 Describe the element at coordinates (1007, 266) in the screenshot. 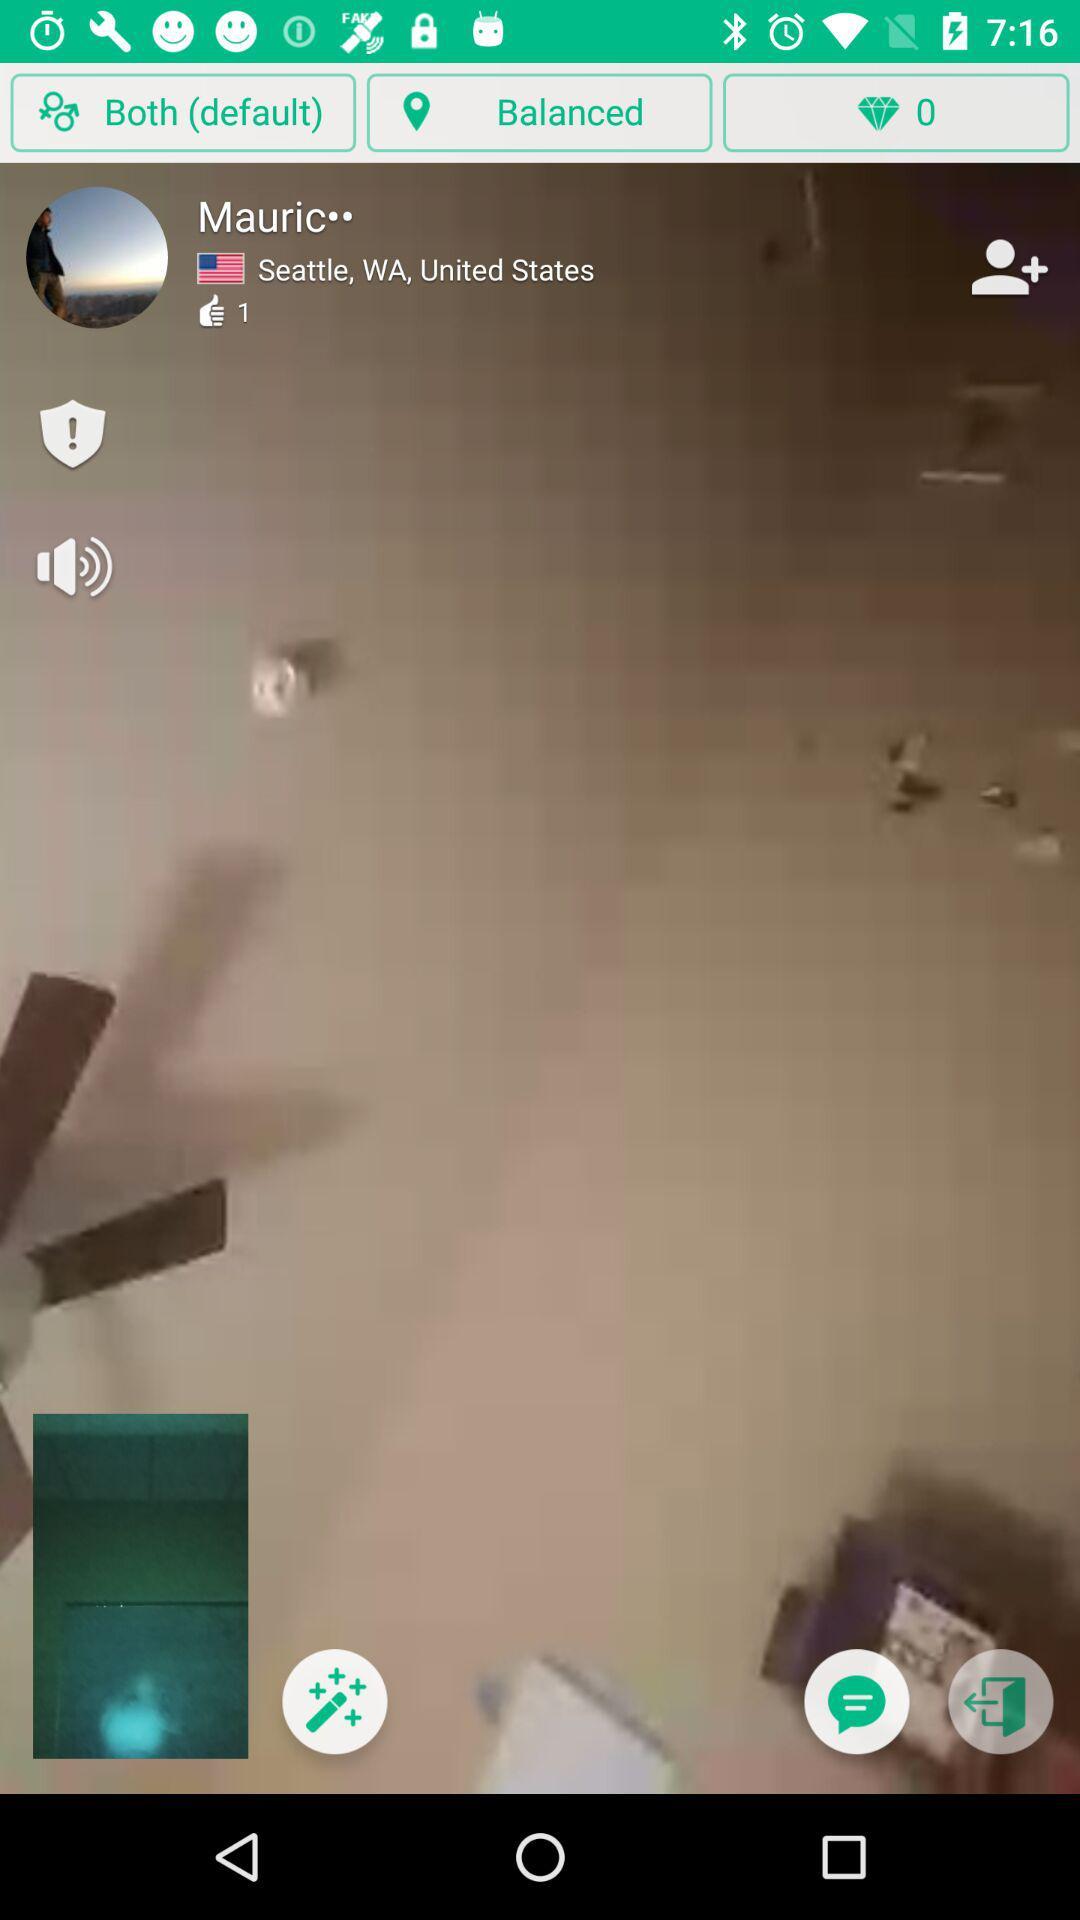

I see `friend` at that location.